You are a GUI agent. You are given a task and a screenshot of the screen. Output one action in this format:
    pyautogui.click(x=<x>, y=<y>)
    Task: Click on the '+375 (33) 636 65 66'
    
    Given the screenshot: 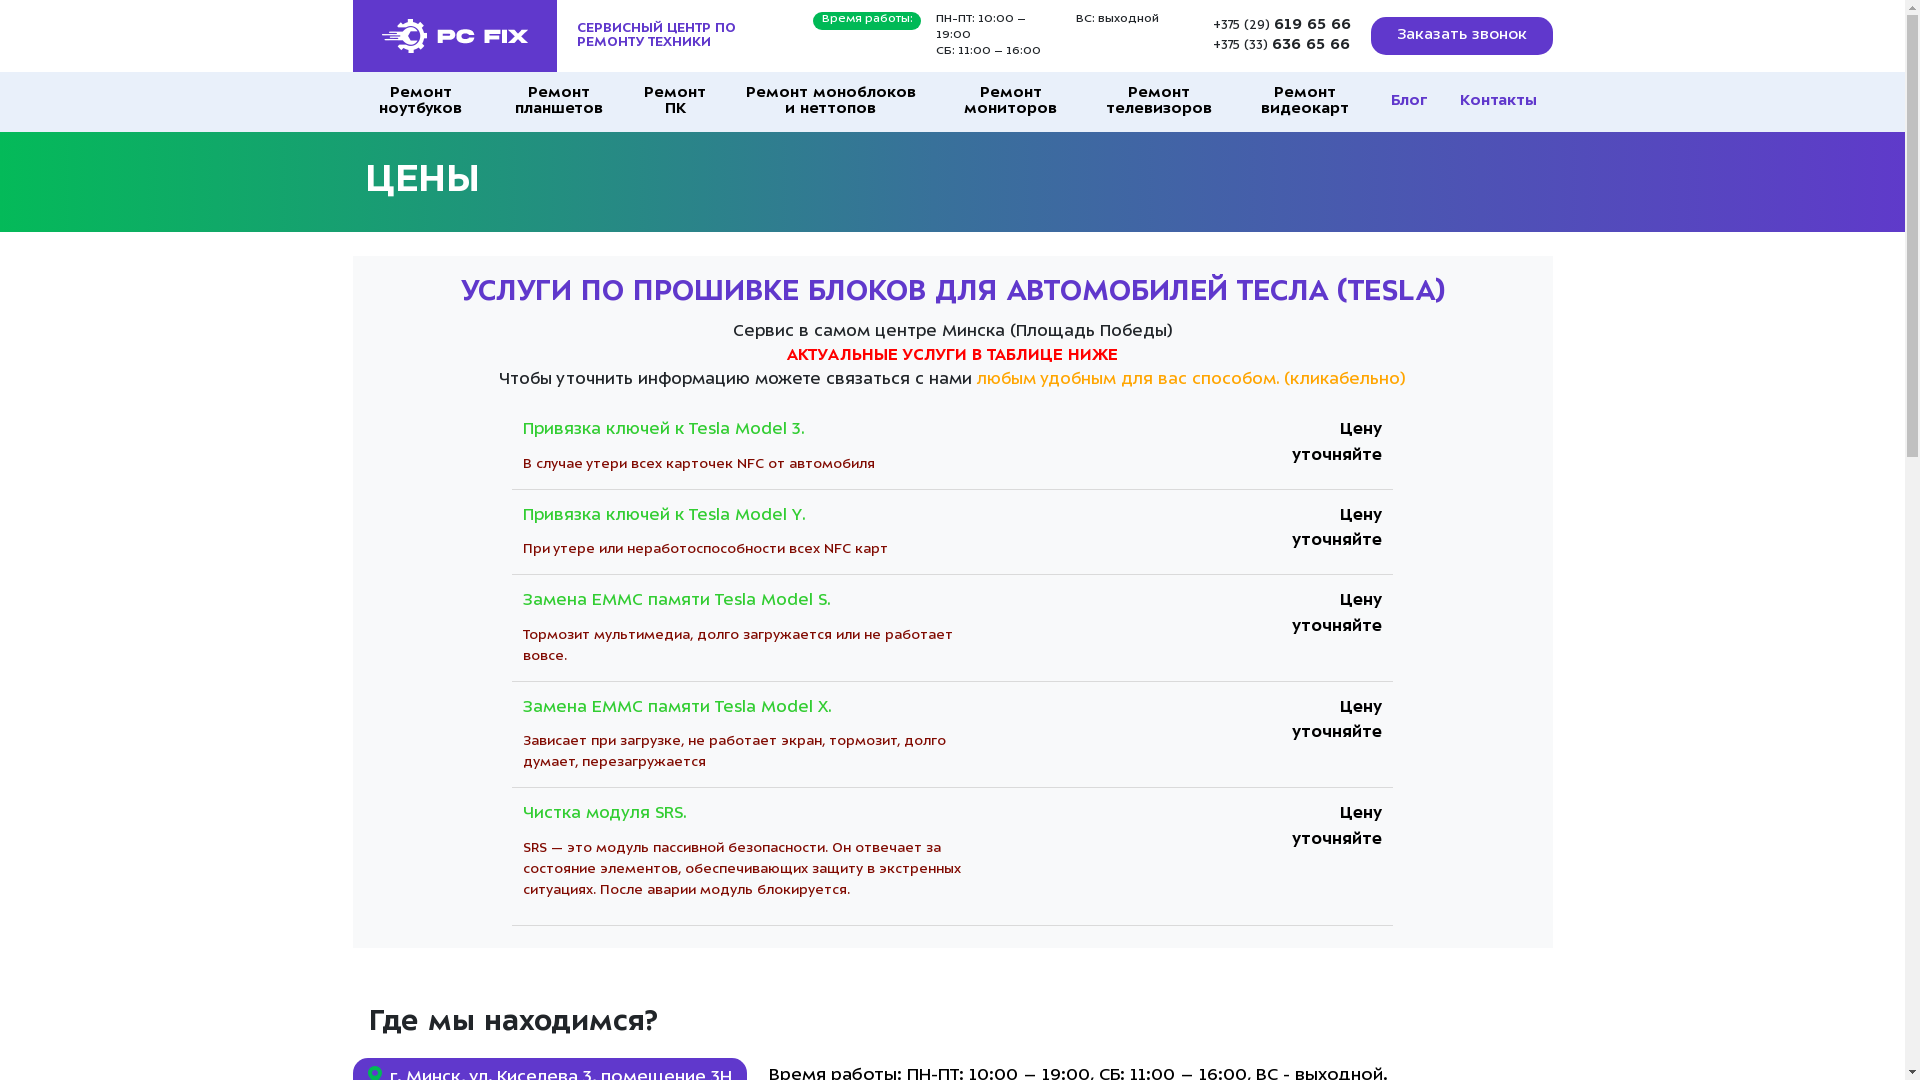 What is the action you would take?
    pyautogui.click(x=1281, y=45)
    